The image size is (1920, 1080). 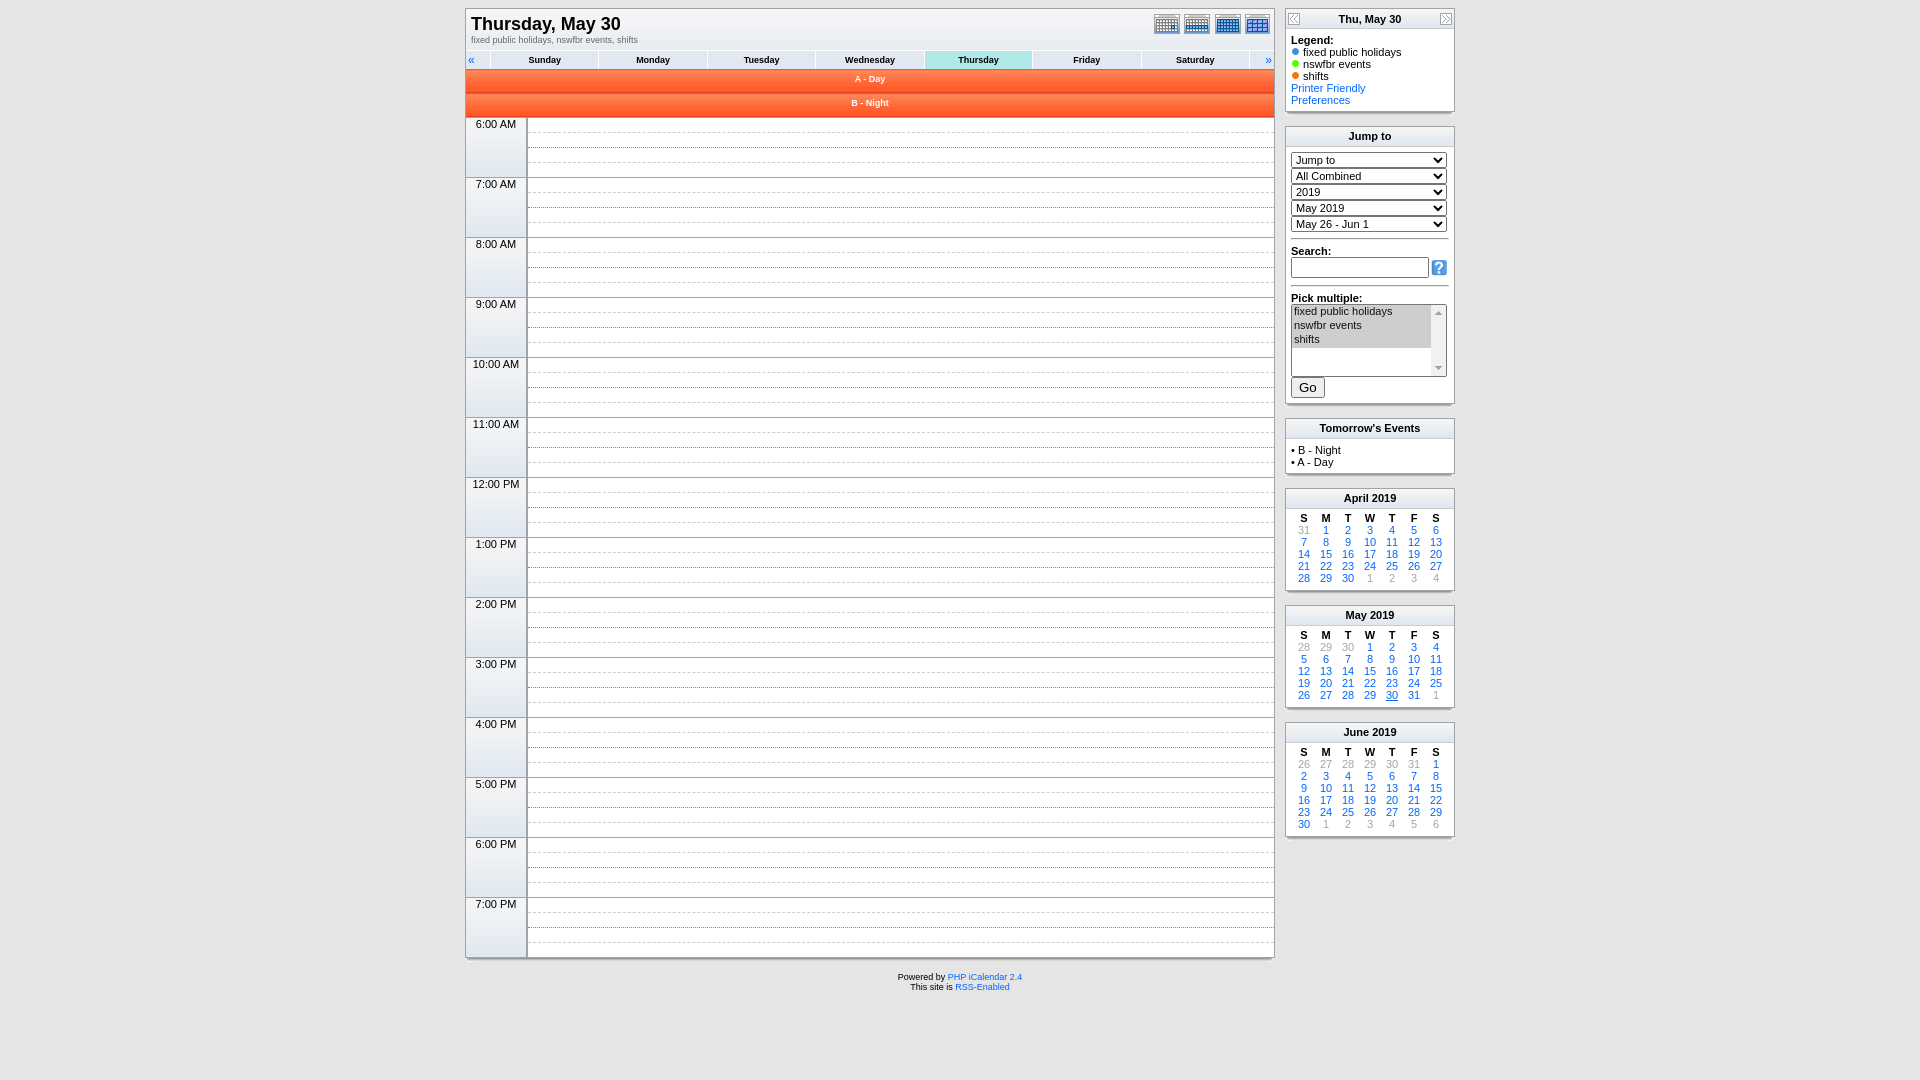 I want to click on 'Go', so click(x=1307, y=387).